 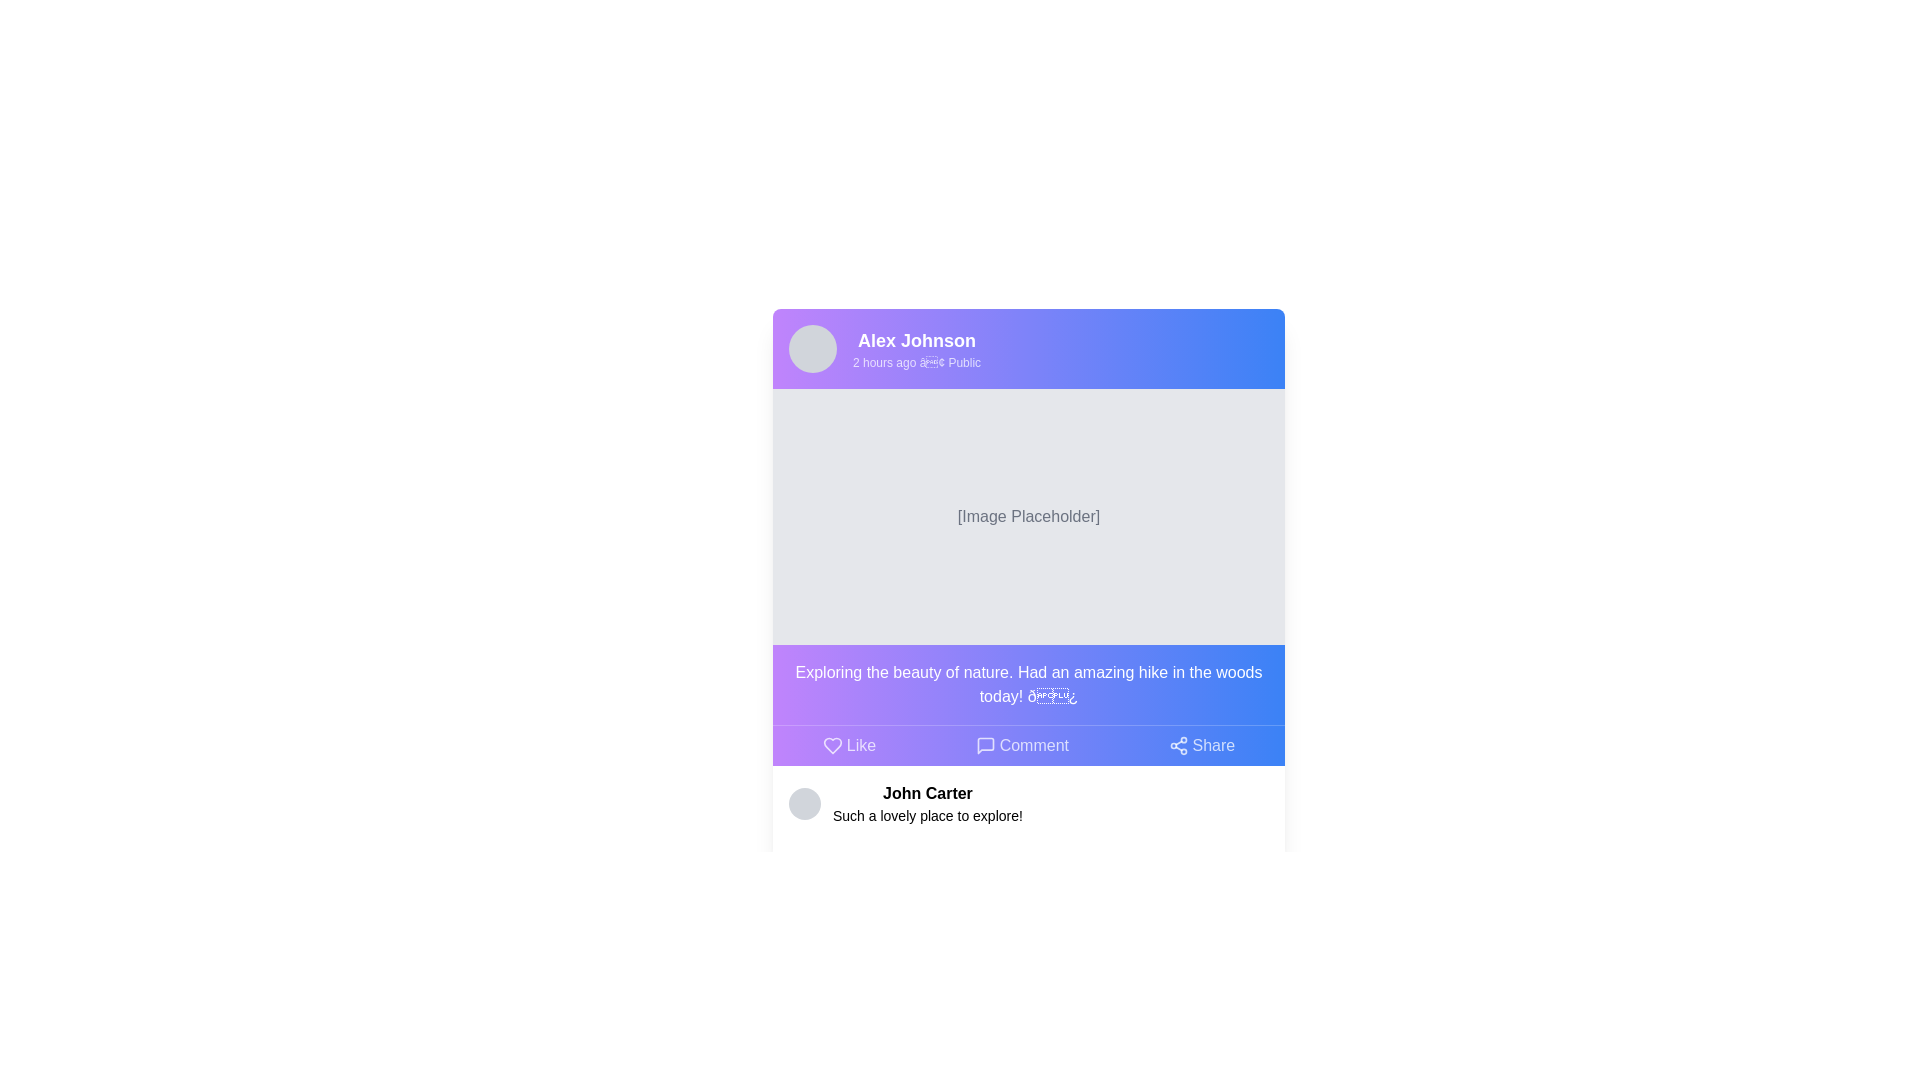 I want to click on the 'comment' SVG icon located centrally in the bottom part of the content area, next to the 'Comment' text label, so click(x=985, y=745).